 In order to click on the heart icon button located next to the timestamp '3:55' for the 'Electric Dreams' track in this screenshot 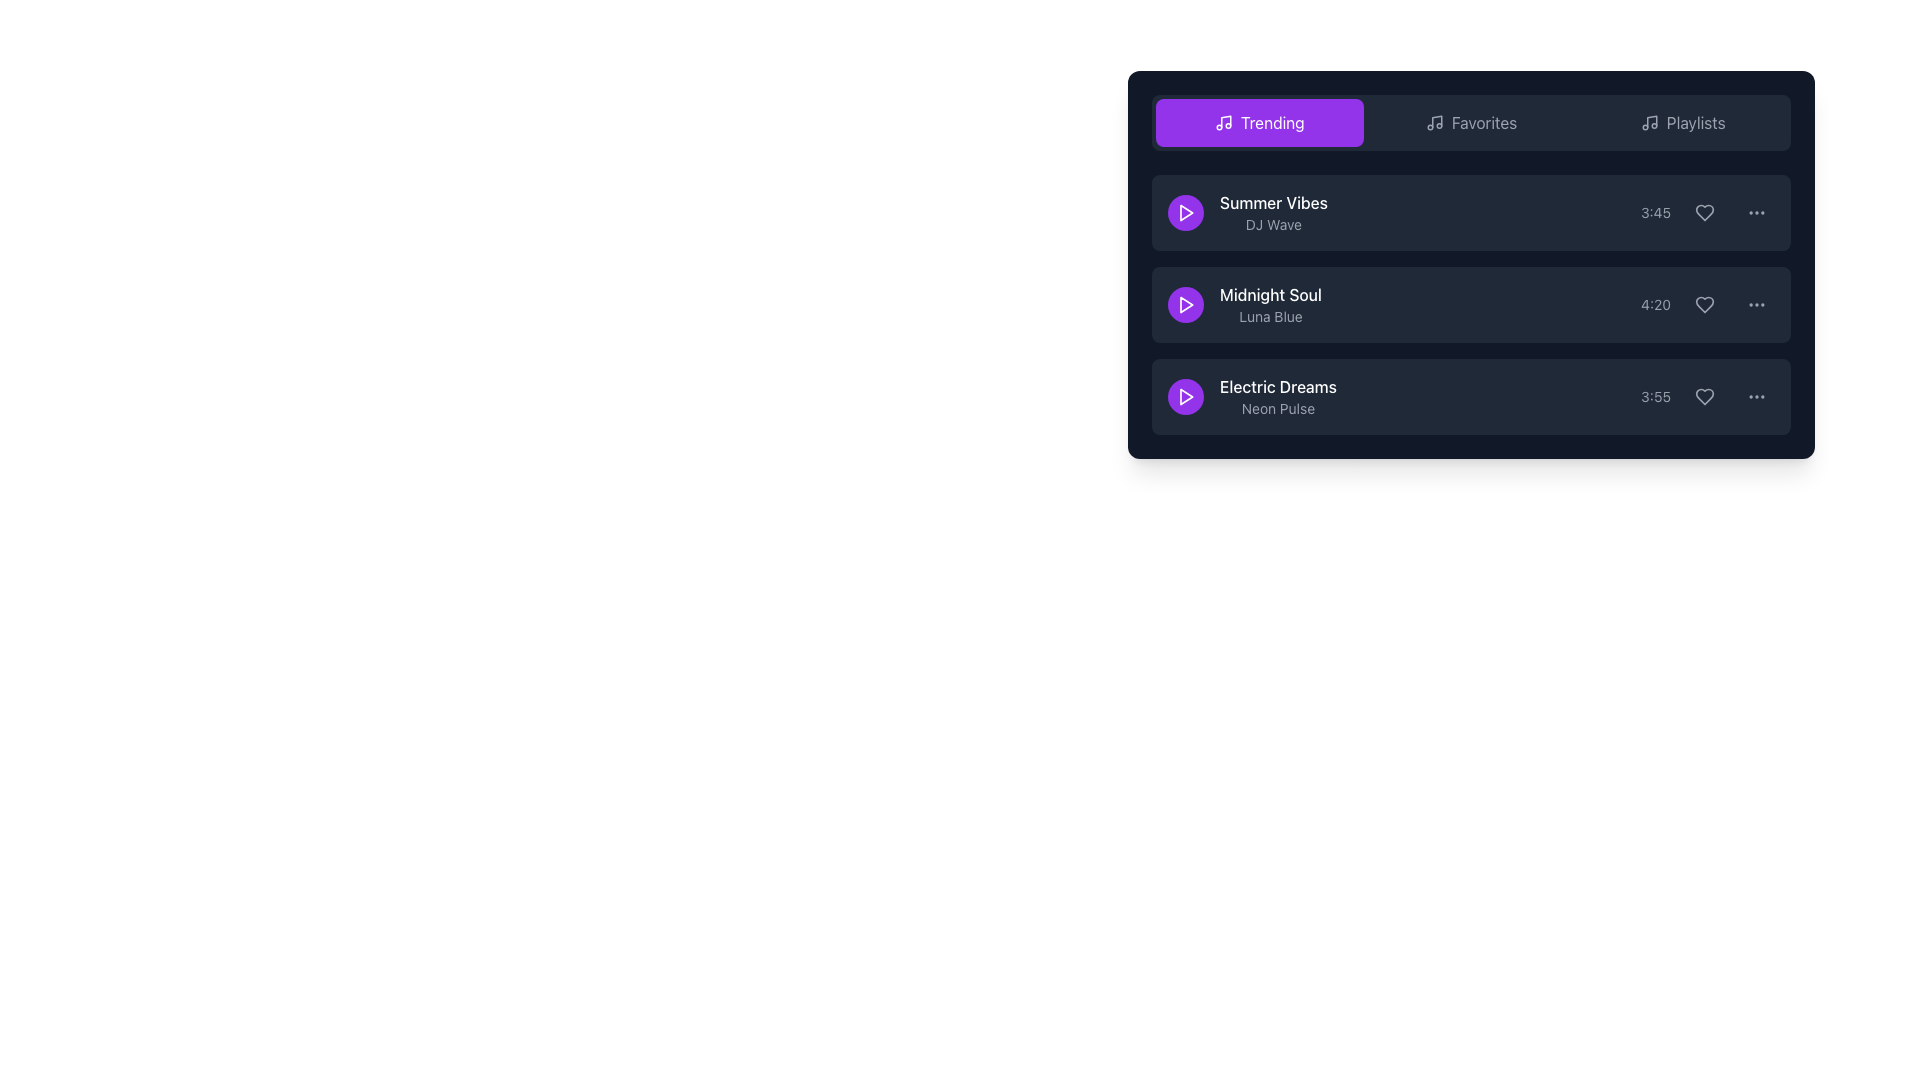, I will do `click(1703, 397)`.